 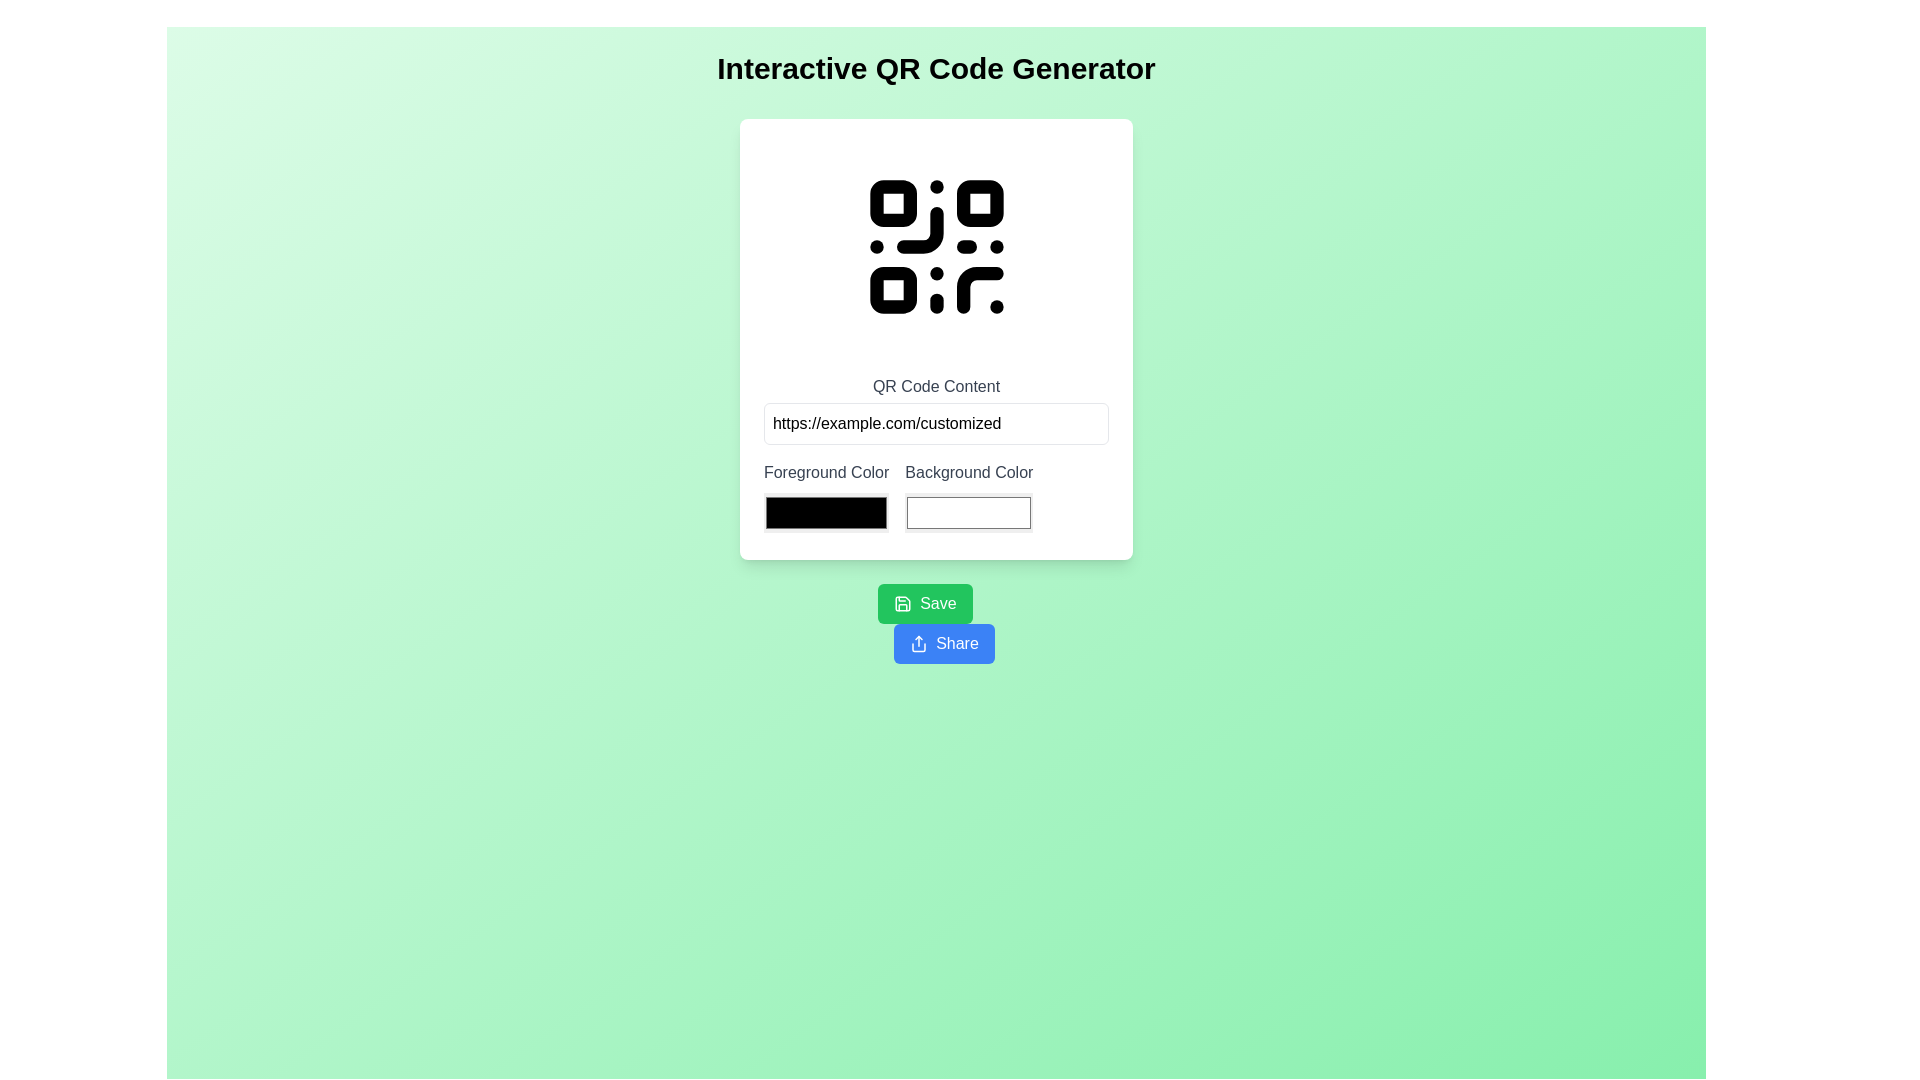 What do you see at coordinates (902, 603) in the screenshot?
I see `the green circular icon resembling a floppy disk, which symbolizes the 'Save' function, located to the left of the text 'Save' within the green button` at bounding box center [902, 603].